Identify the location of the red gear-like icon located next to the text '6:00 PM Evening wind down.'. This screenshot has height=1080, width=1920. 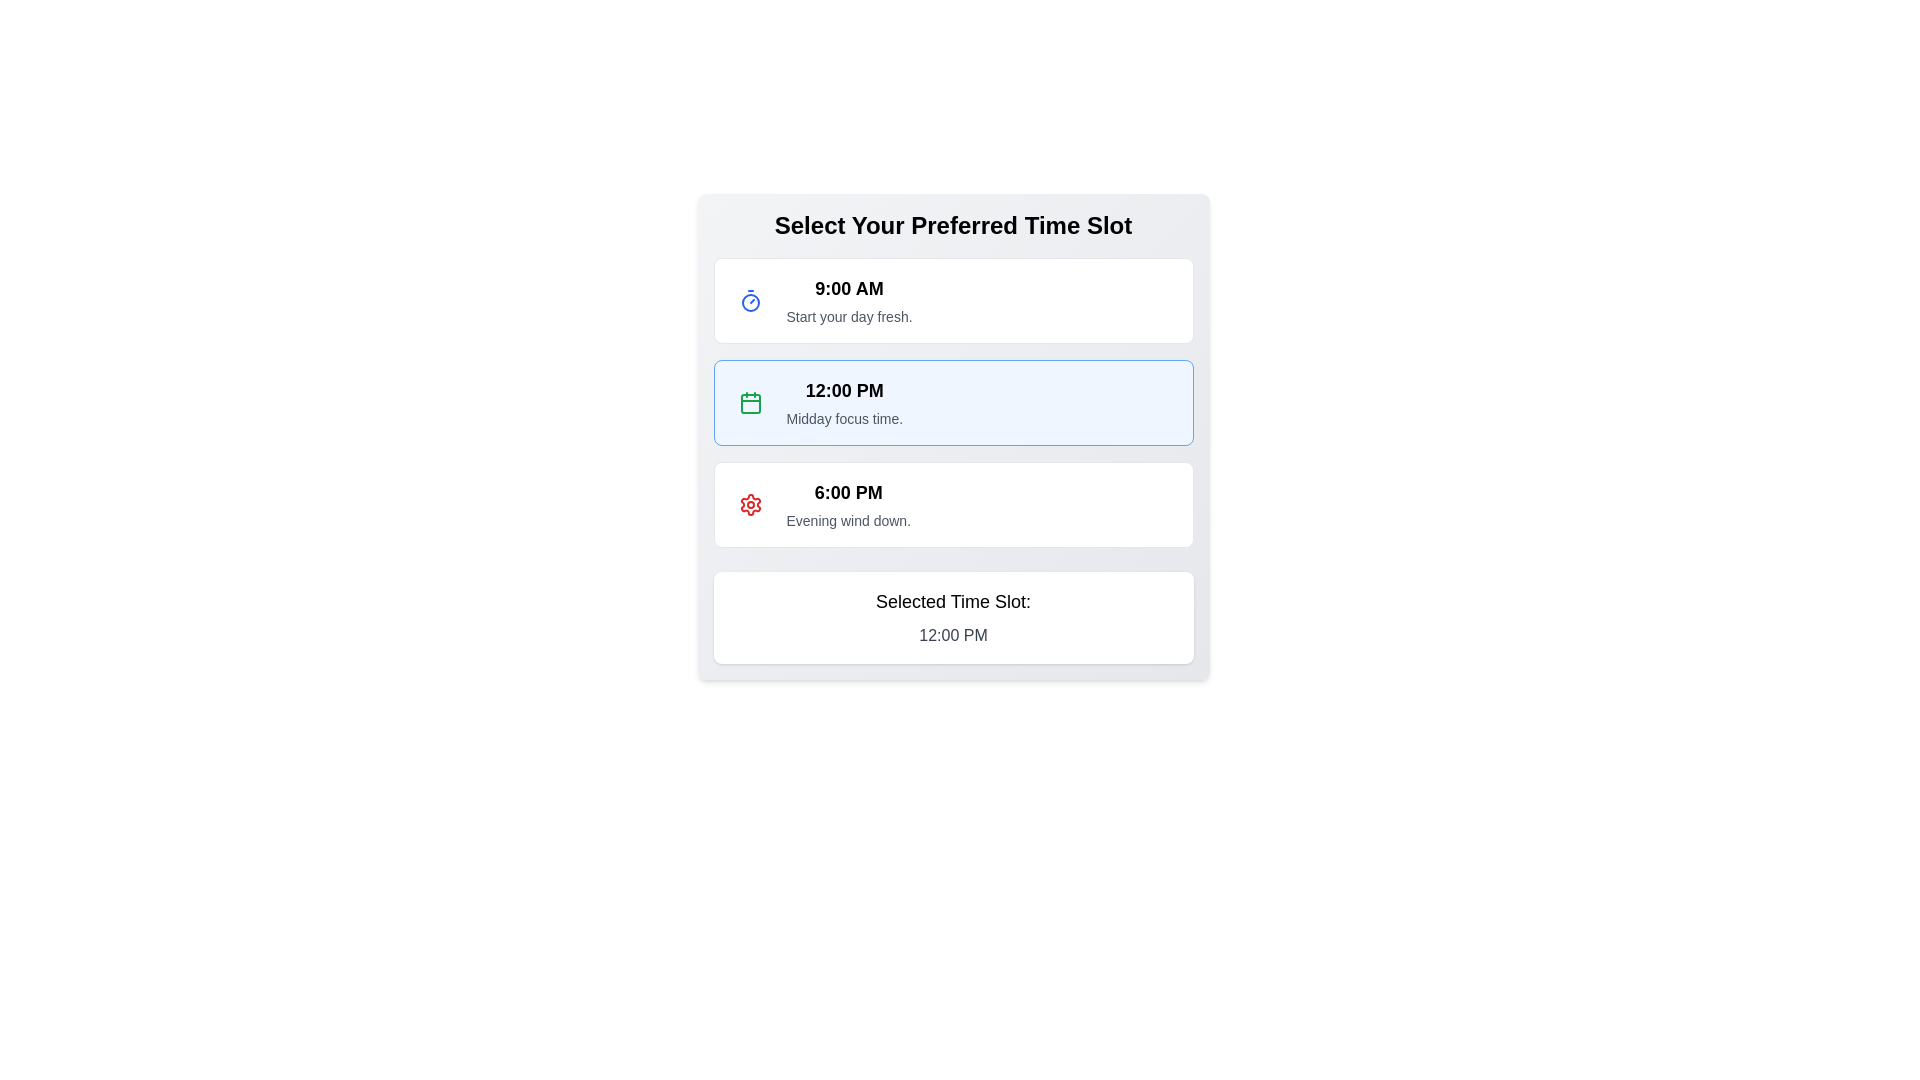
(749, 504).